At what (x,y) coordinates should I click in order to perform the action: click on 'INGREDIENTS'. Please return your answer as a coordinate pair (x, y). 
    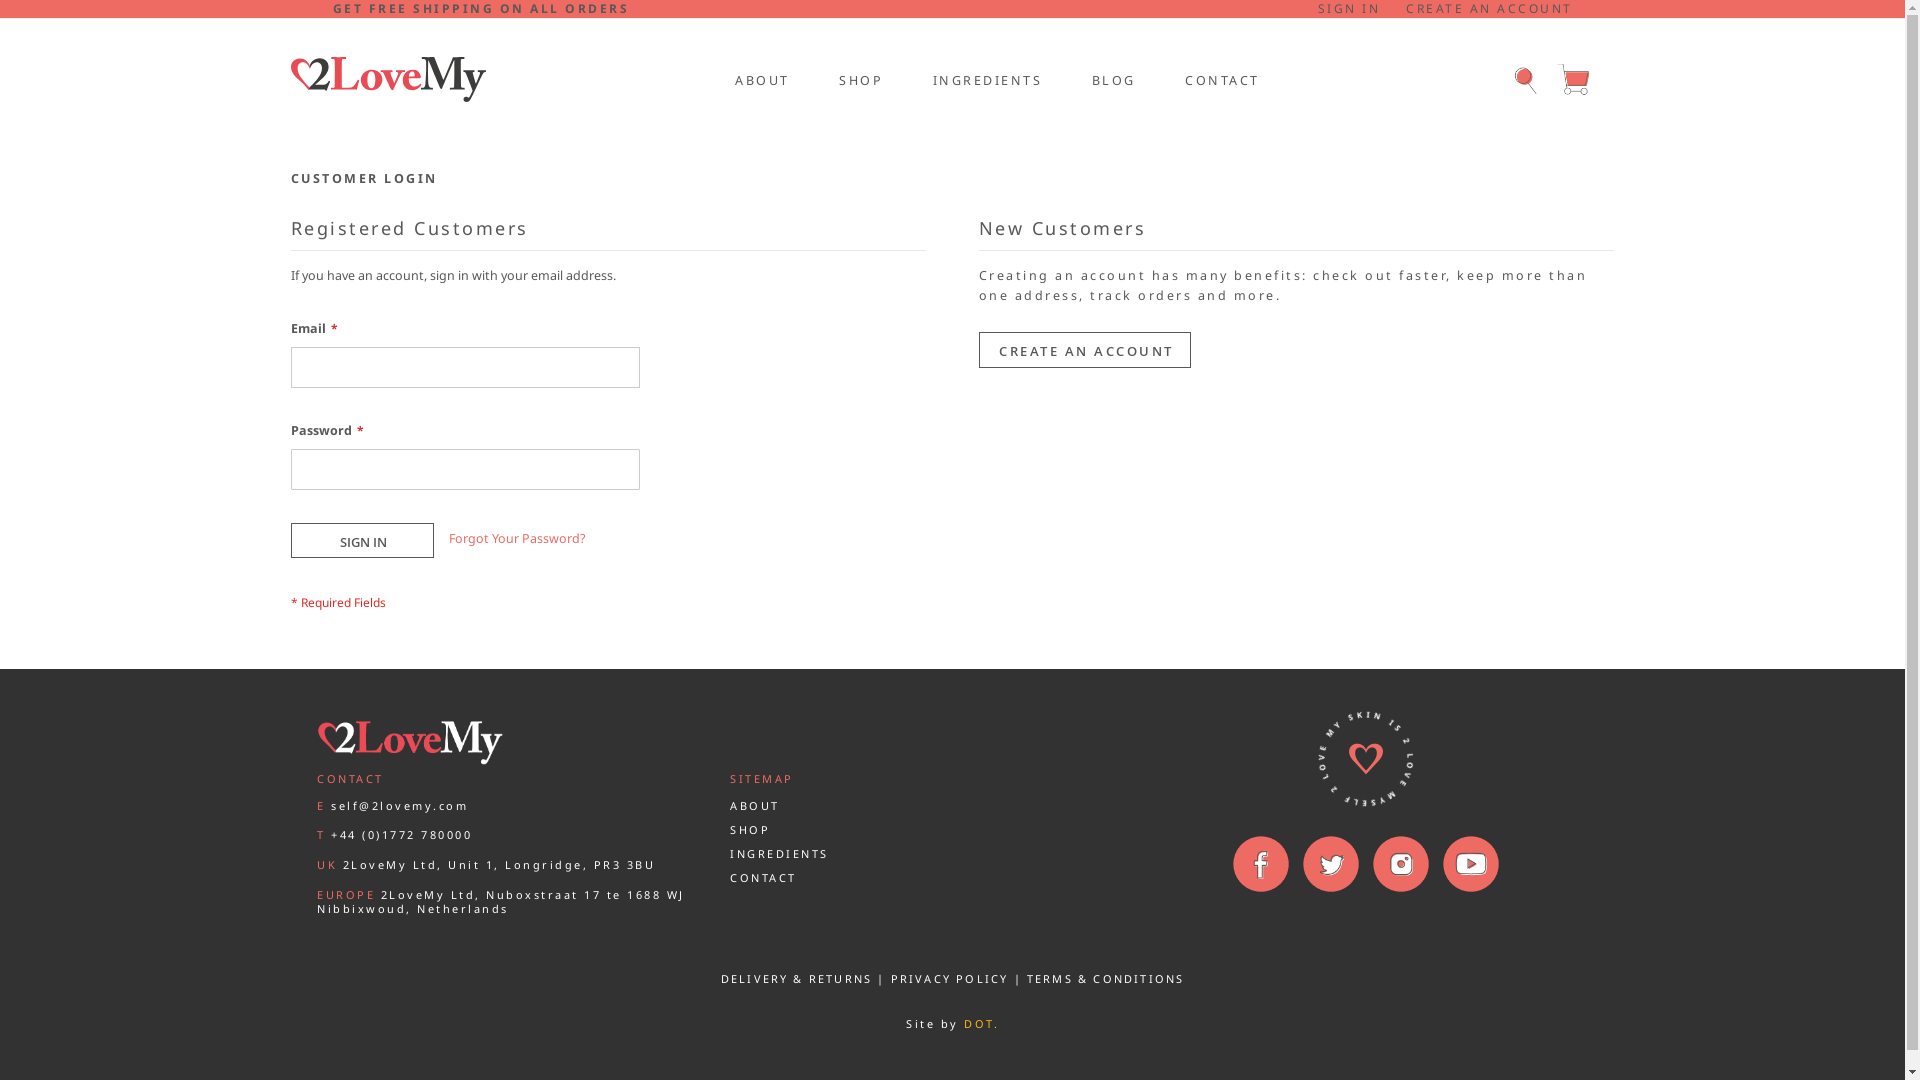
    Looking at the image, I should click on (984, 77).